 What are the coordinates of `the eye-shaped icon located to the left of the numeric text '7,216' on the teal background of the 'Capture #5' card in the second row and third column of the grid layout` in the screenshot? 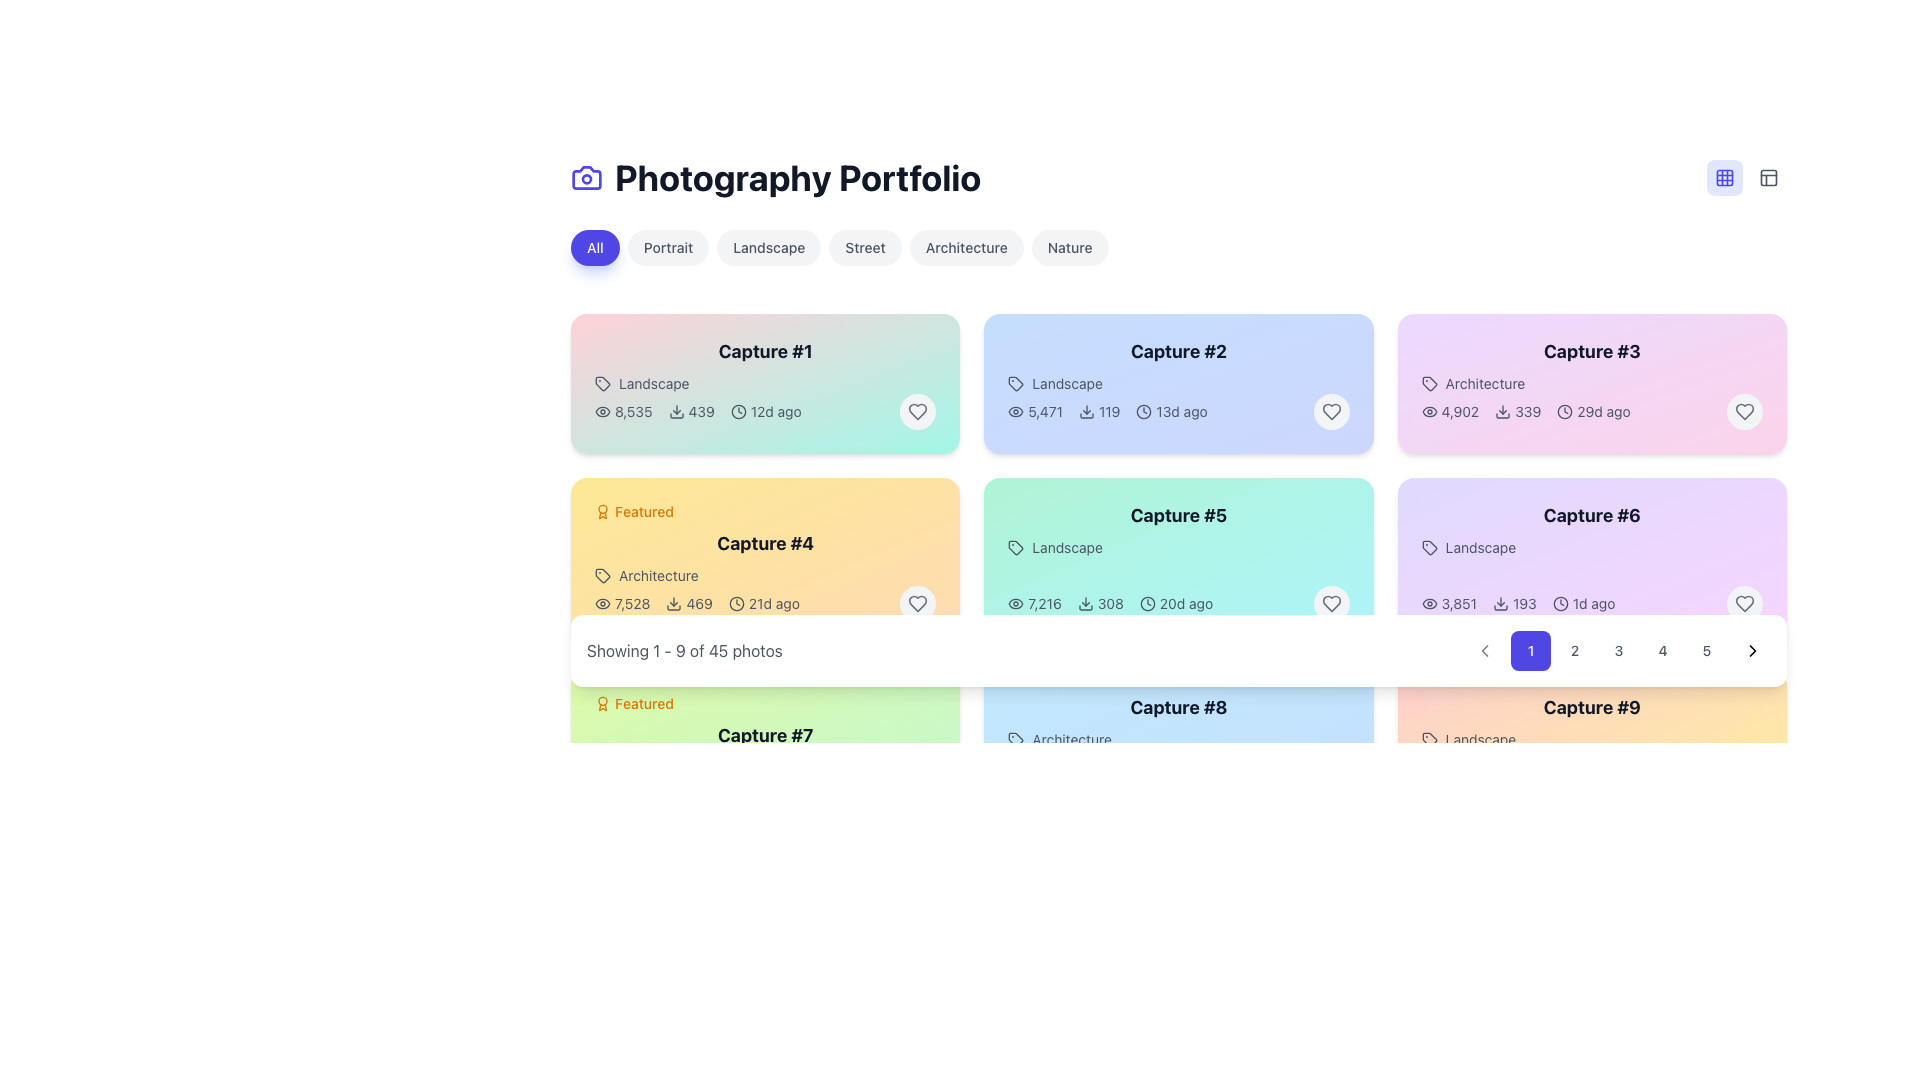 It's located at (1016, 603).